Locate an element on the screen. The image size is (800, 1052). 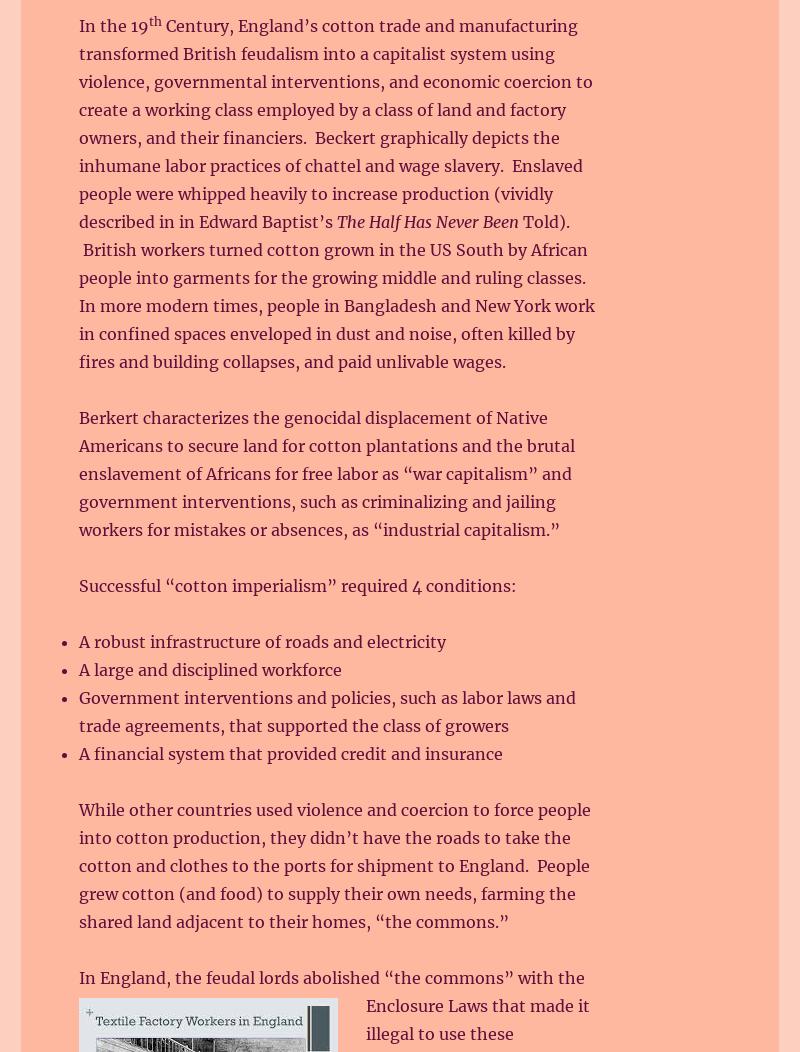
'Told).  British workers turned cotton grown in the US South by African people into garments for the growing middle and ruling classes.  In more modern times, people in Bangladesh and New York work in confined spaces enveloped in dust and noise, often killed by fires and building collapses, and paid unlivable wages.' is located at coordinates (79, 292).